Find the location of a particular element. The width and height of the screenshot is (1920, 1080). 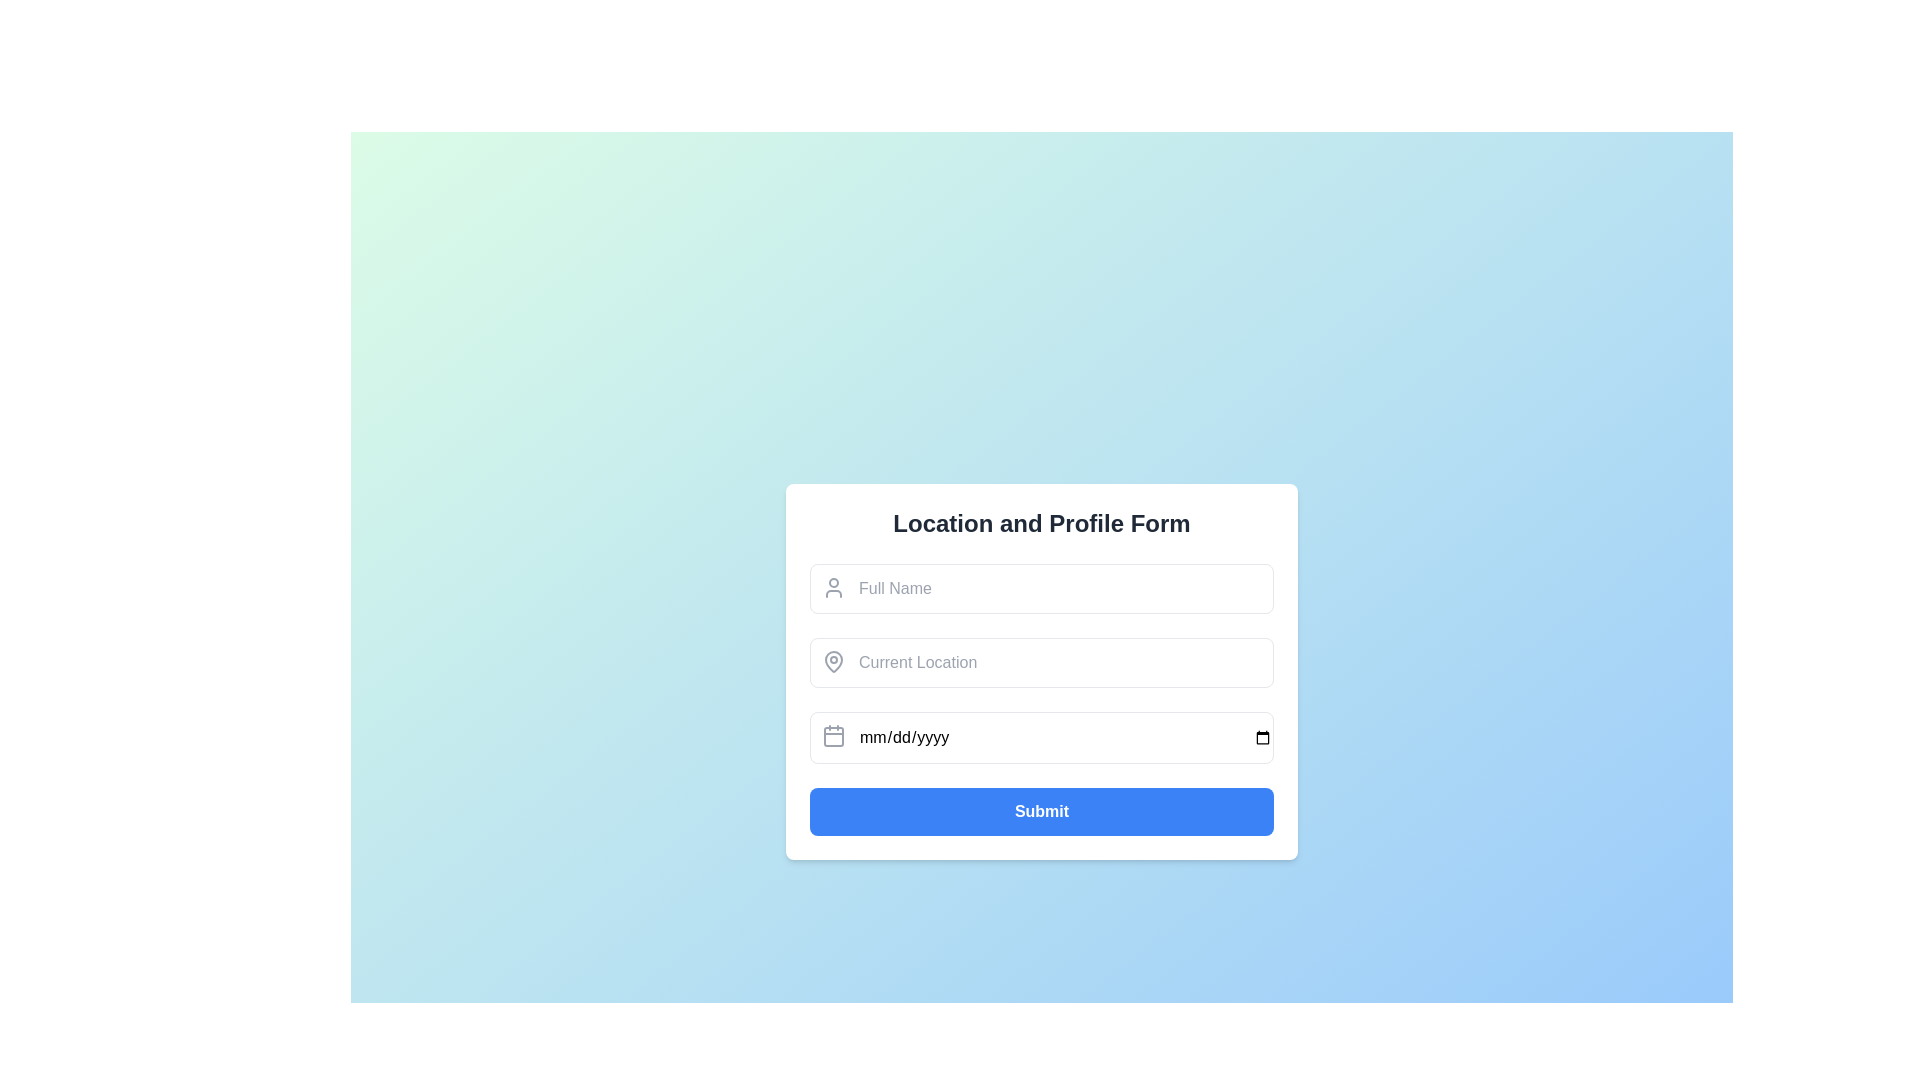

the centered header text element labeled 'Location and Profile Form', which is styled with bold, large-sized font and dark gray color, located at the top of a white, rounded rectangular section is located at coordinates (1040, 523).